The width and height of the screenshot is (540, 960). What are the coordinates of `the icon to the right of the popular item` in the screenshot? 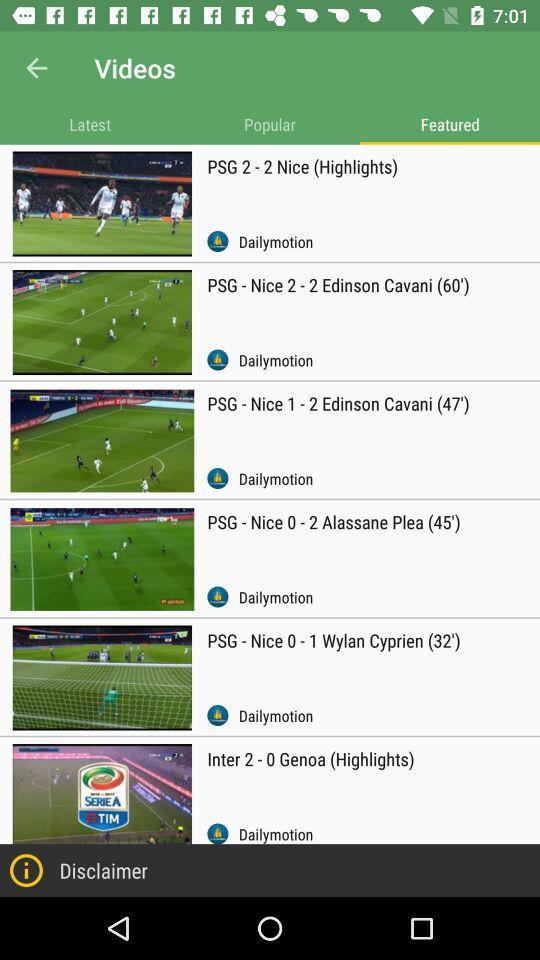 It's located at (449, 123).